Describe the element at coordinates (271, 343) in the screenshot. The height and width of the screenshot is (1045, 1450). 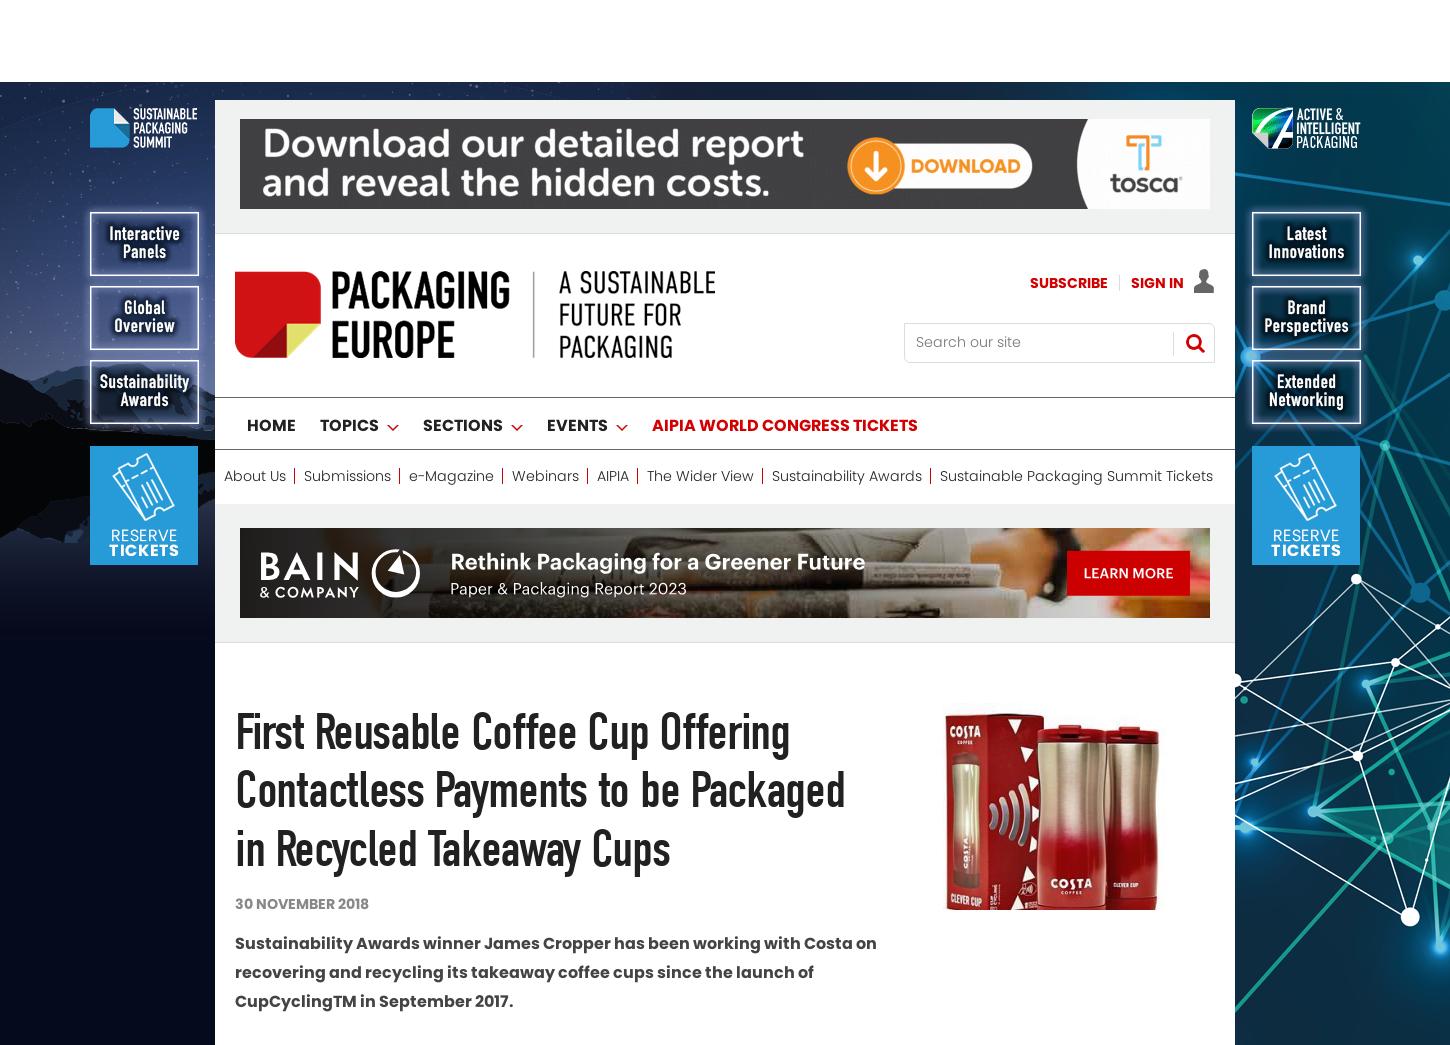
I see `'Home'` at that location.